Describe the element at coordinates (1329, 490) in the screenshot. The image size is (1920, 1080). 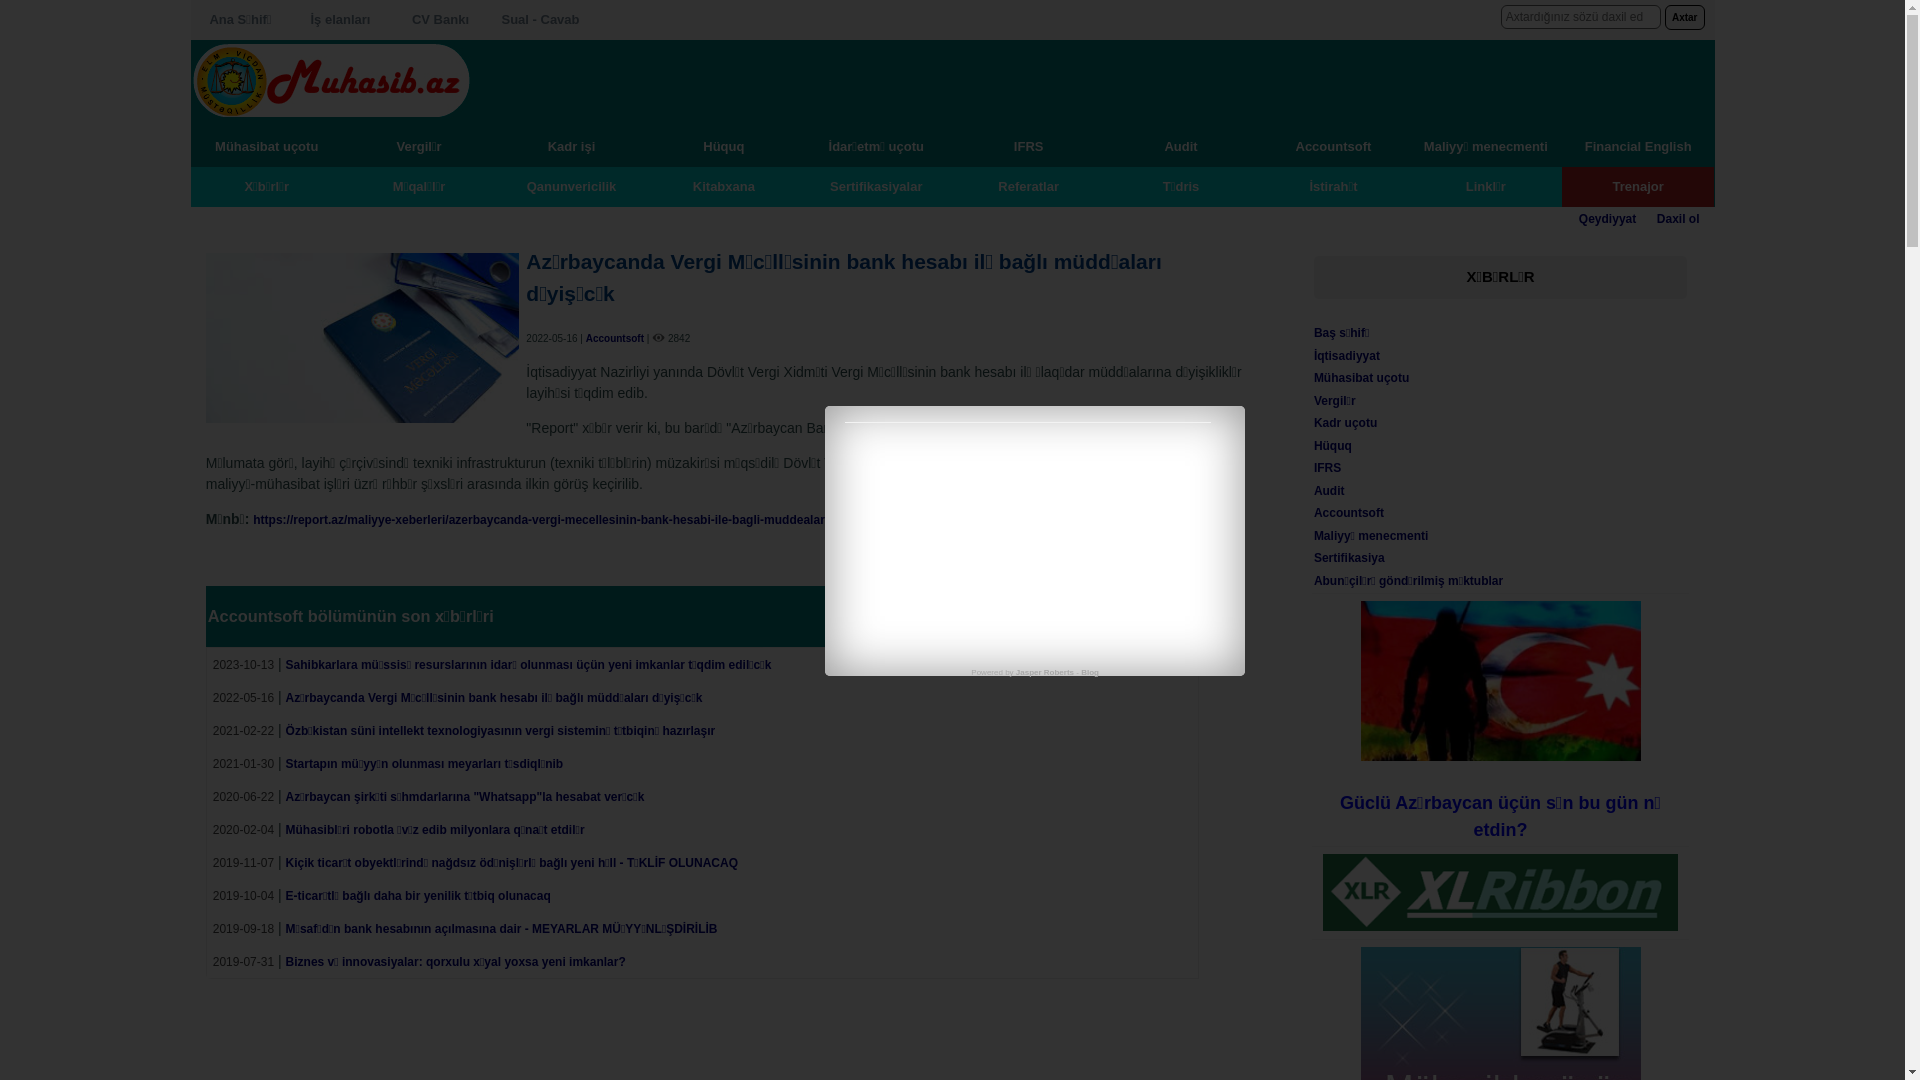
I see `'Audit'` at that location.